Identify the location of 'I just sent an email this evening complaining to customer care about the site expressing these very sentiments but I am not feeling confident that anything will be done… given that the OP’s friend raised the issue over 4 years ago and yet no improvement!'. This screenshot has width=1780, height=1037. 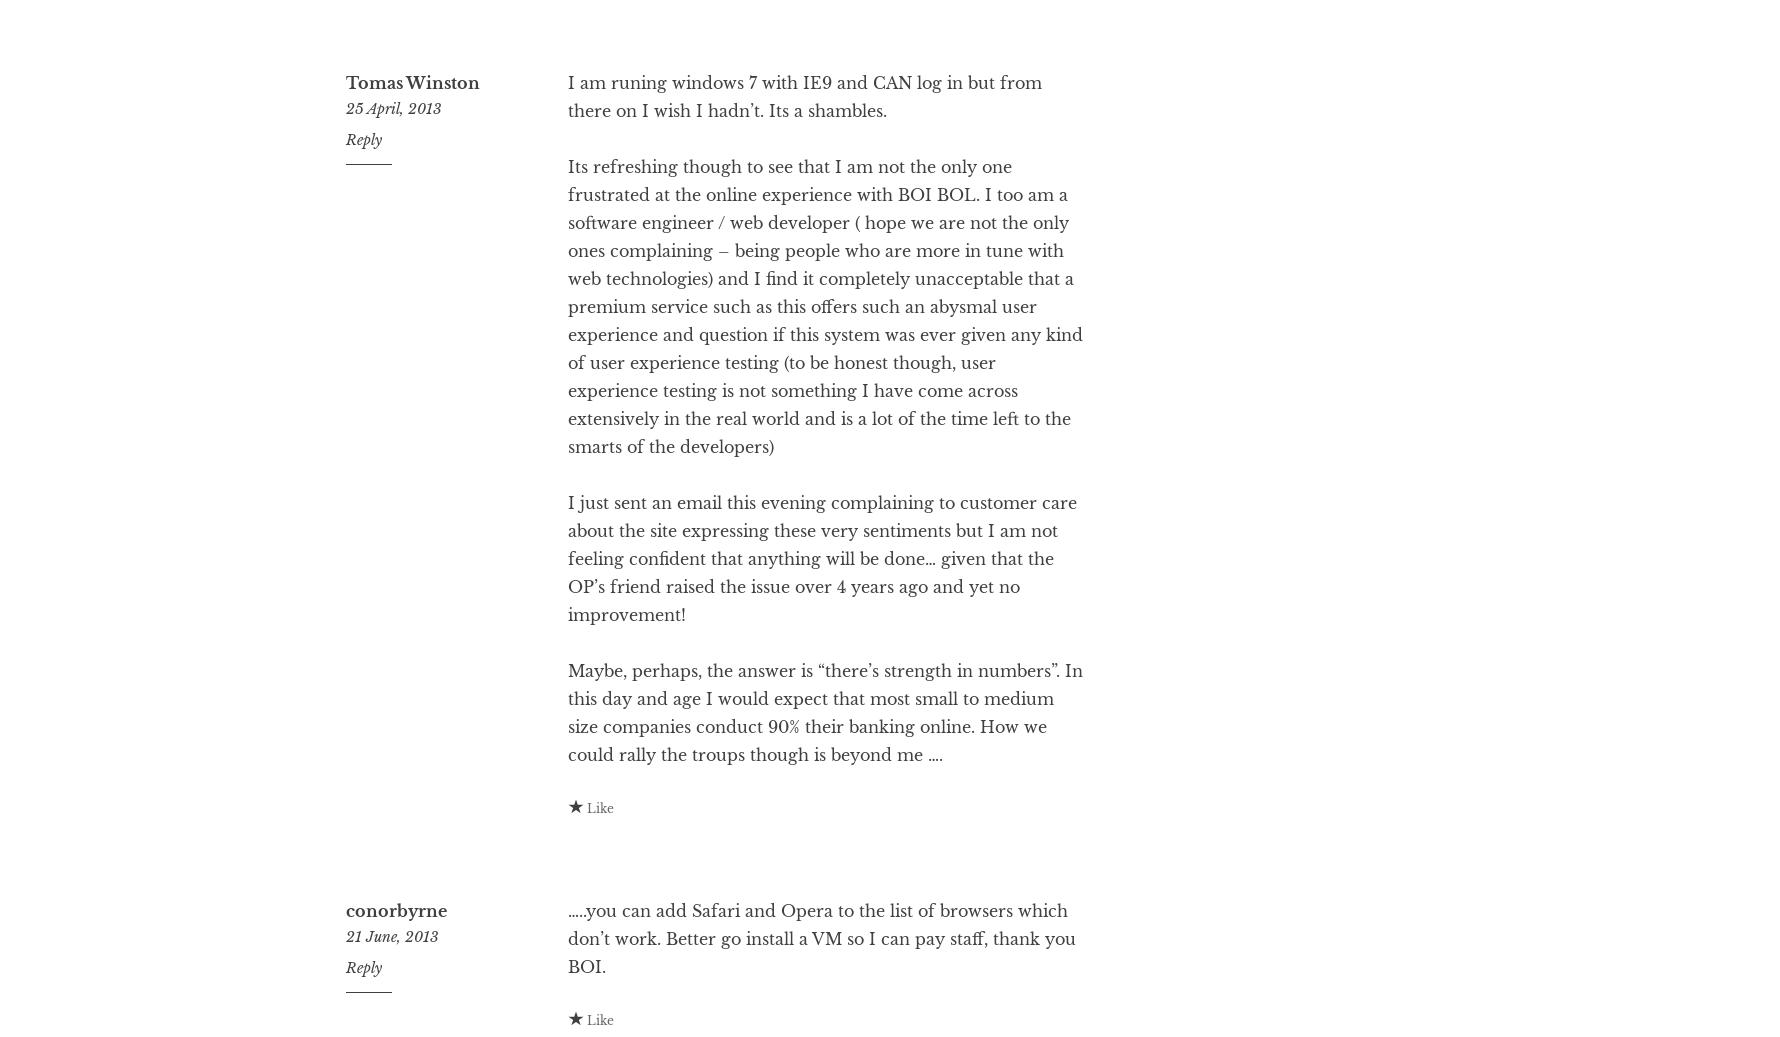
(820, 638).